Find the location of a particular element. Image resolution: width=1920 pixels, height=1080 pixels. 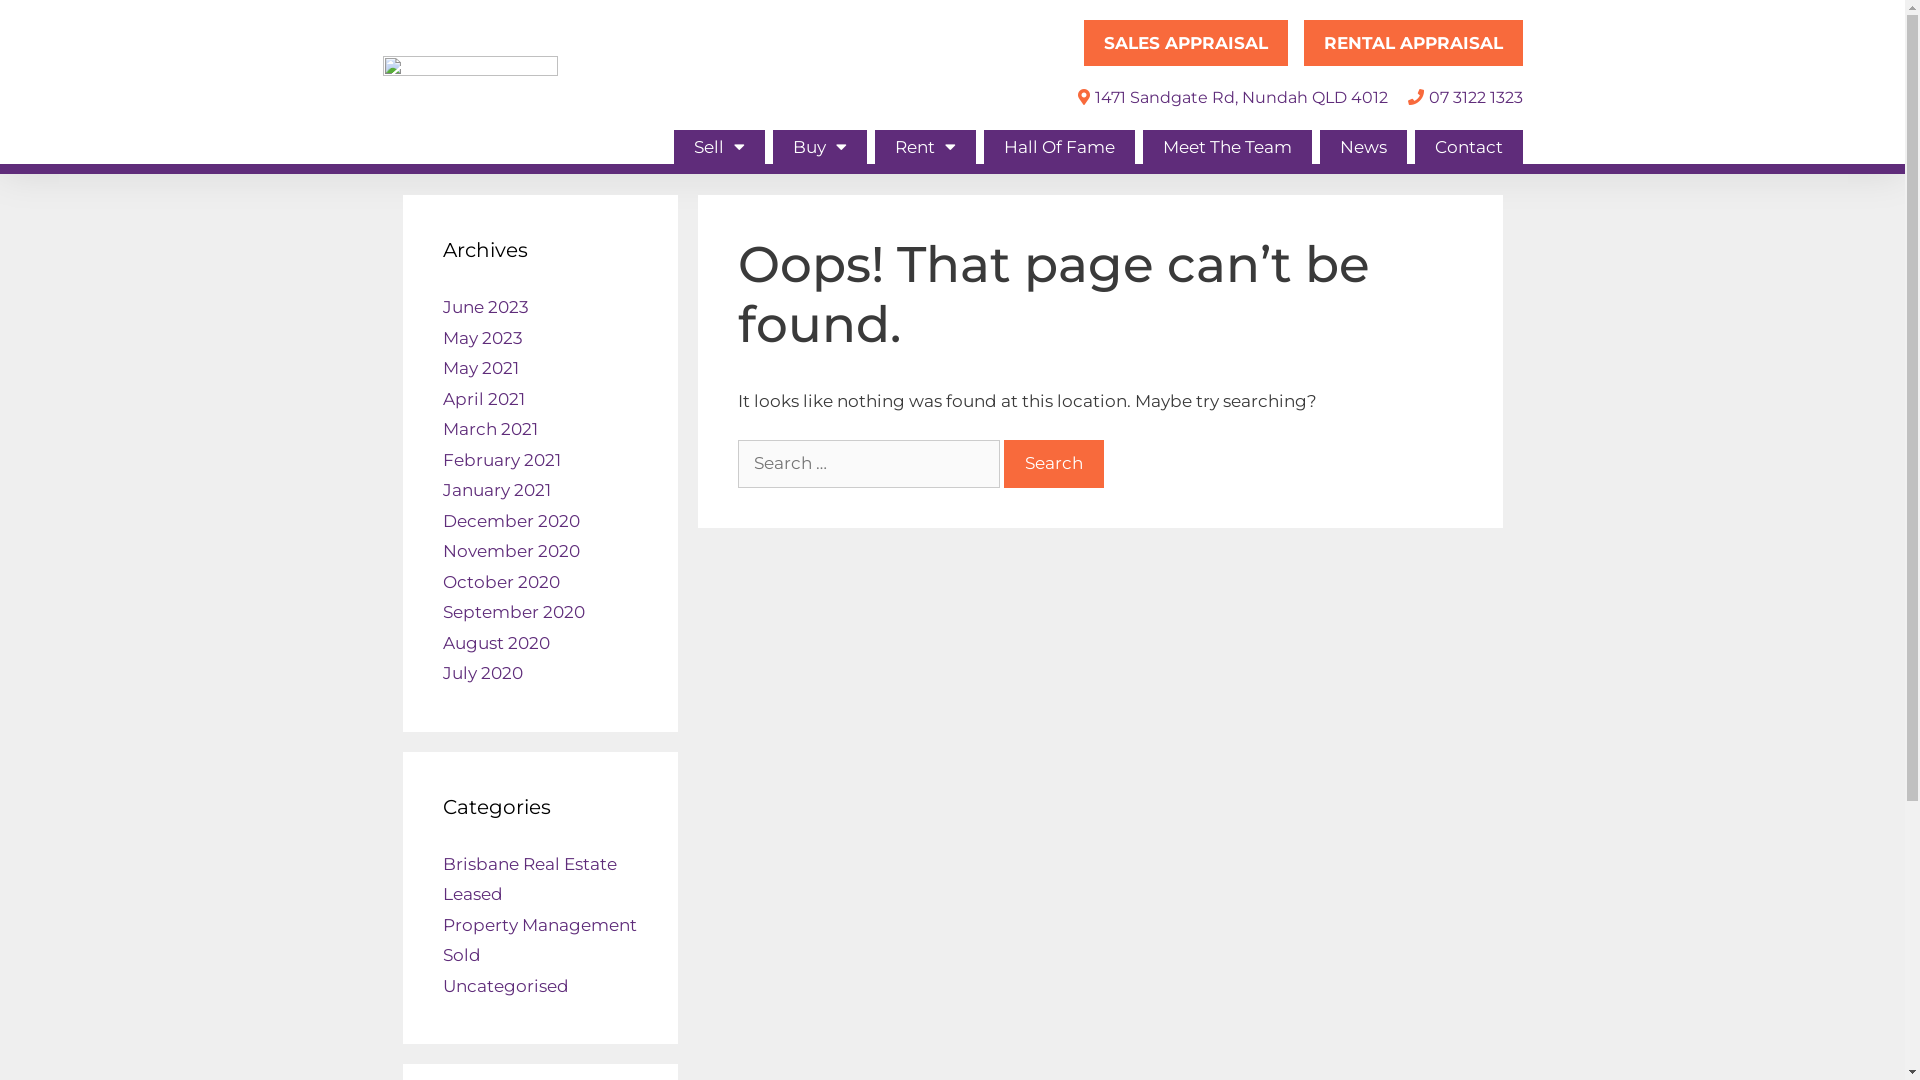

'1471 Sandgate Rd, Nundah QLD 4012' is located at coordinates (1227, 97).